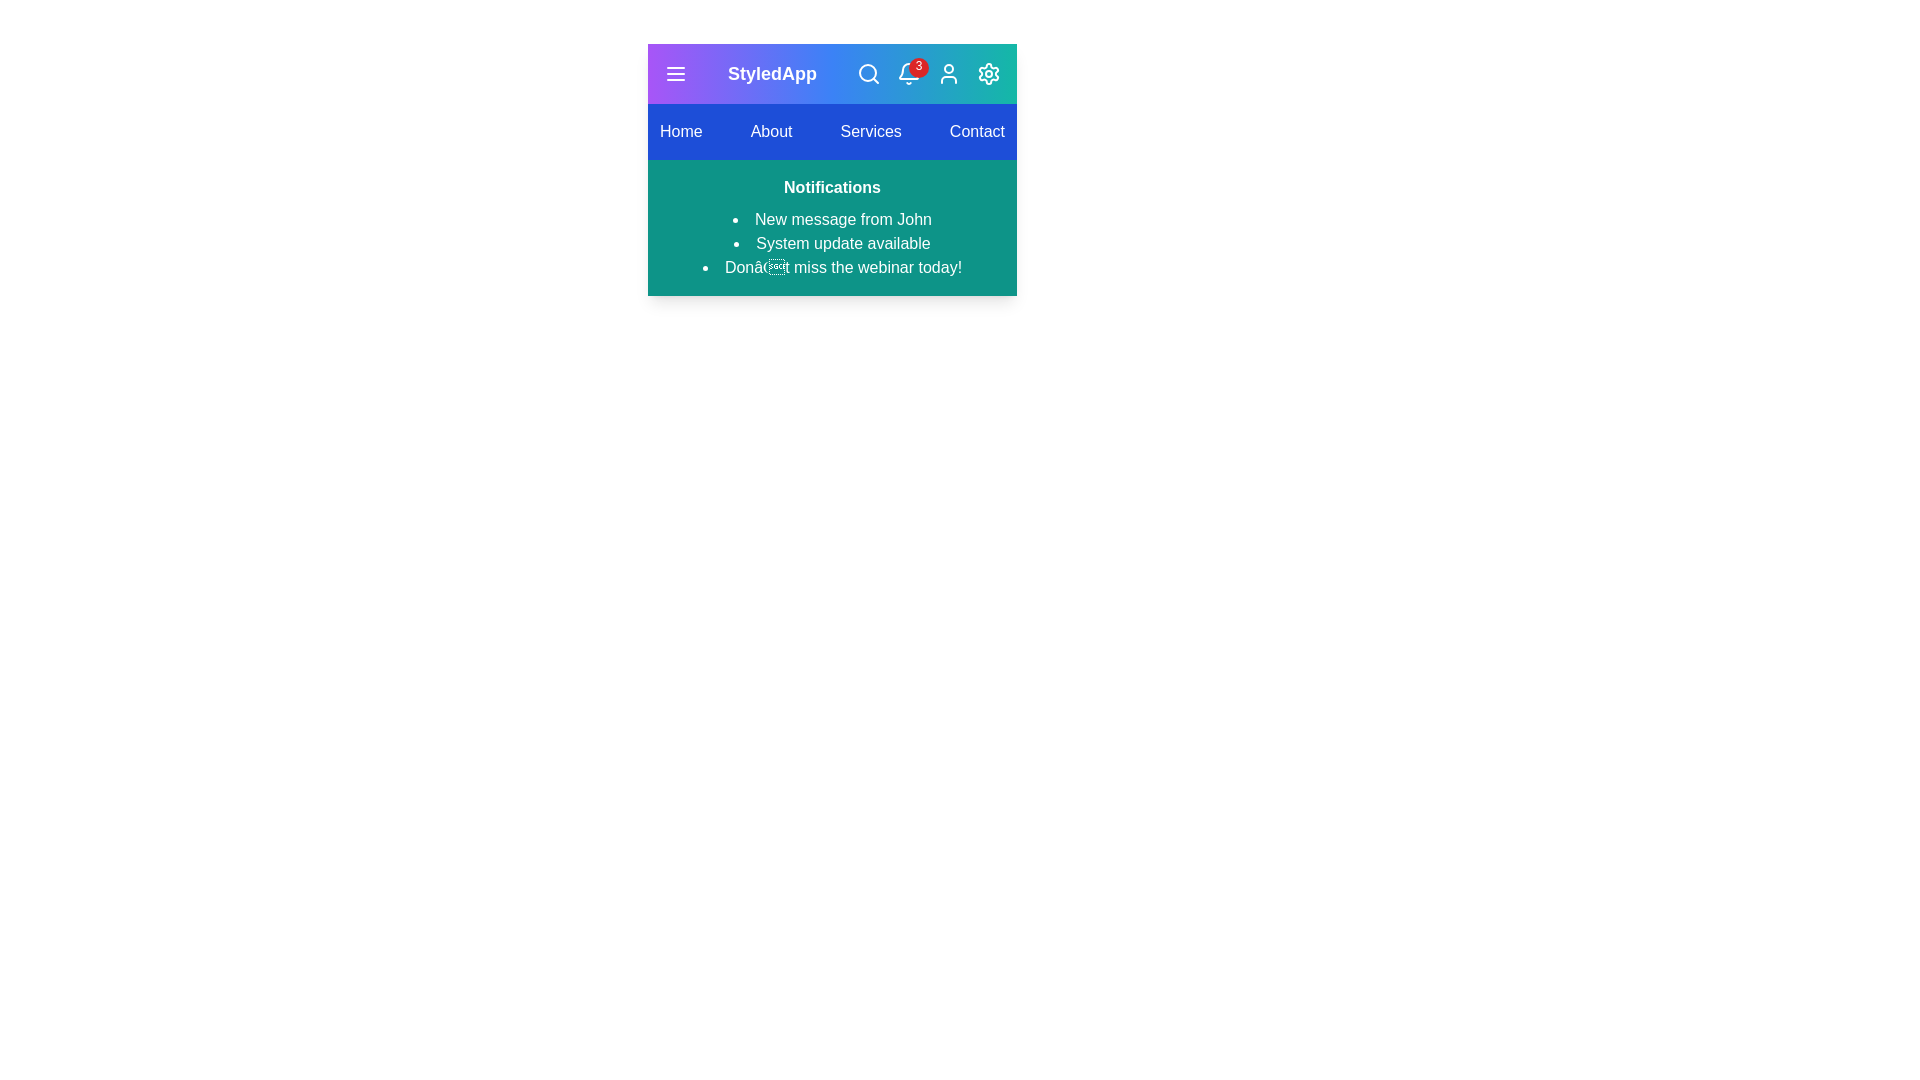 This screenshot has height=1080, width=1920. Describe the element at coordinates (948, 72) in the screenshot. I see `the user icon with a circular head and curved shoulders, outlined in white on a blue-green background, located second-to-last in the top-right row of icons to trigger a tooltip` at that location.